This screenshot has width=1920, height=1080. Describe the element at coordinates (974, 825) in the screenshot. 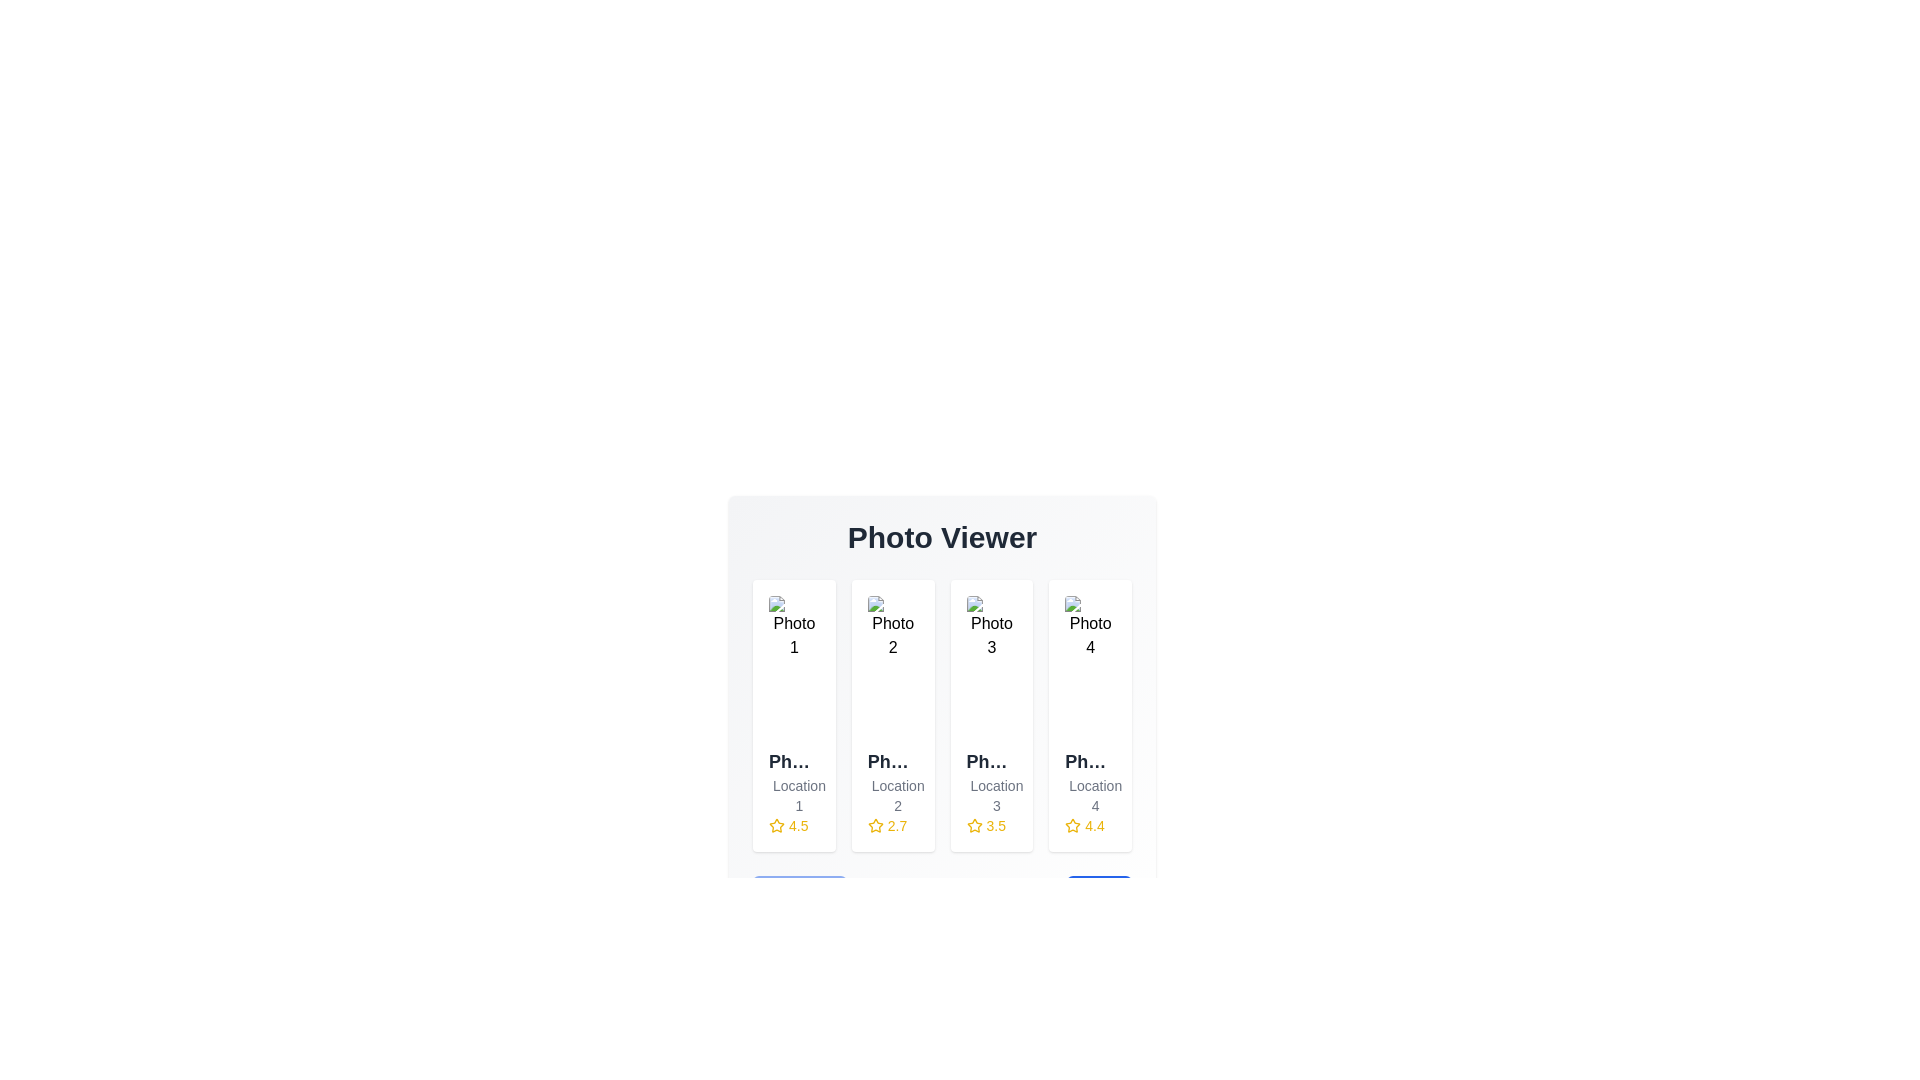

I see `the star rating indicator icon representing a score of '3.5' located in the third item of the 'Photo Viewer' row` at that location.